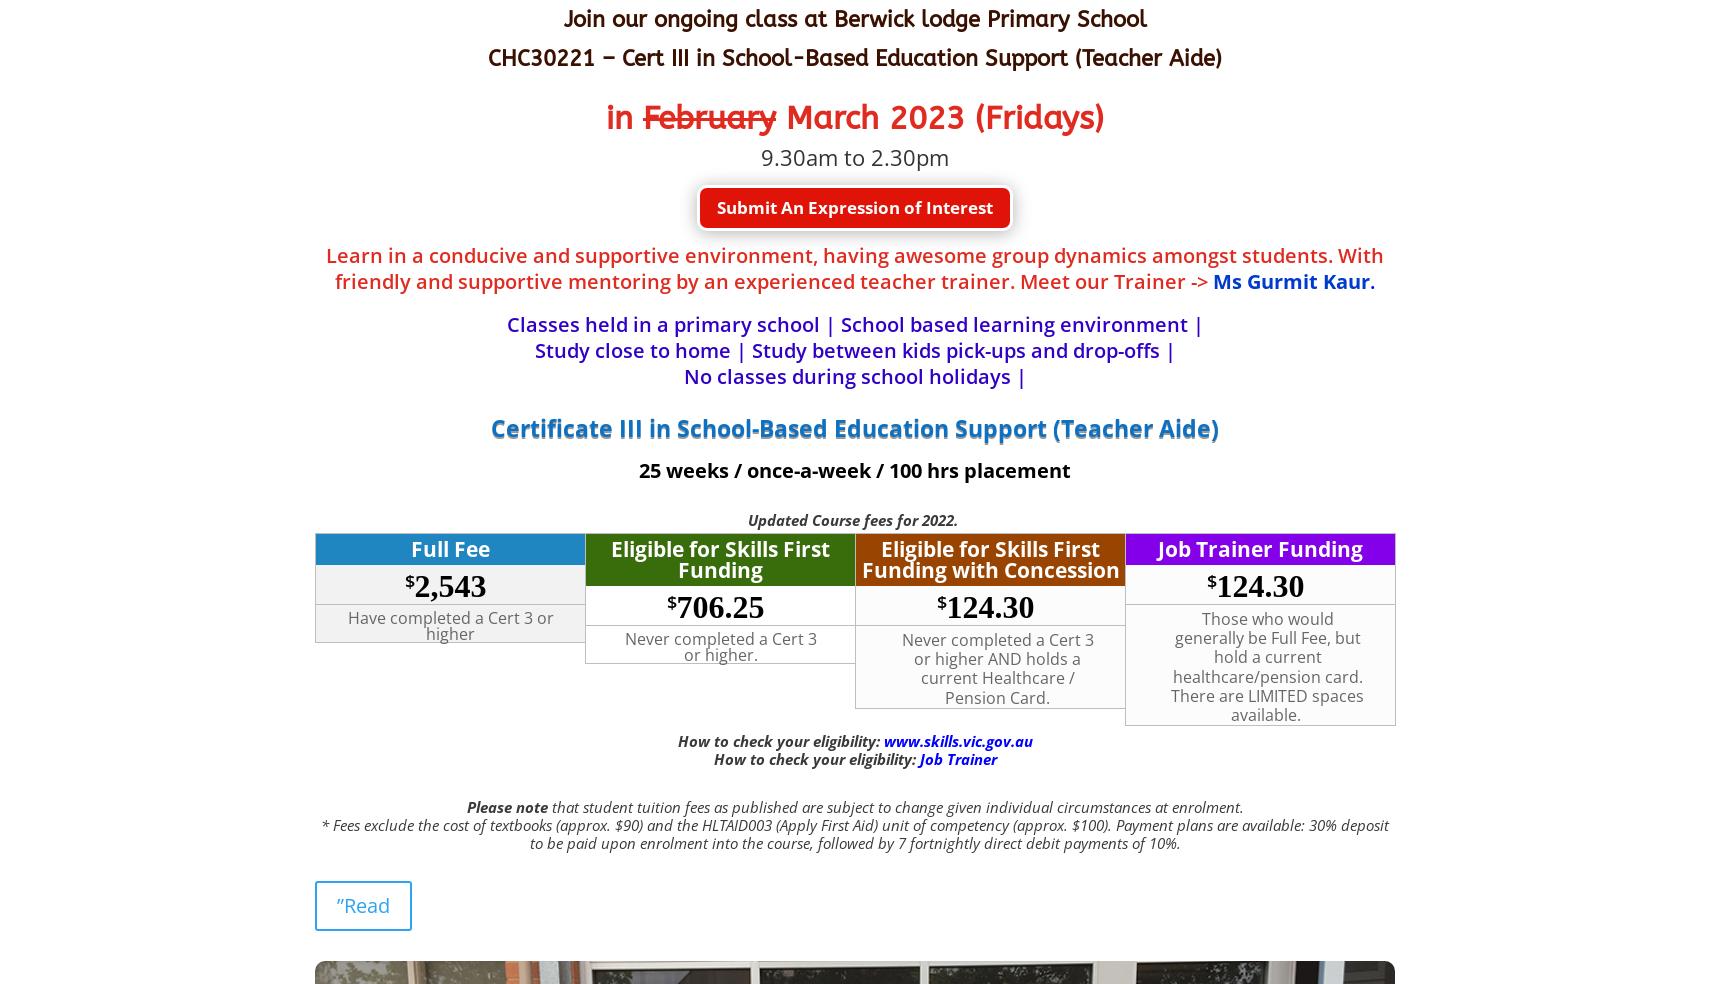 The width and height of the screenshot is (1710, 984). I want to click on 'Eligible for Skills First Funding', so click(720, 558).